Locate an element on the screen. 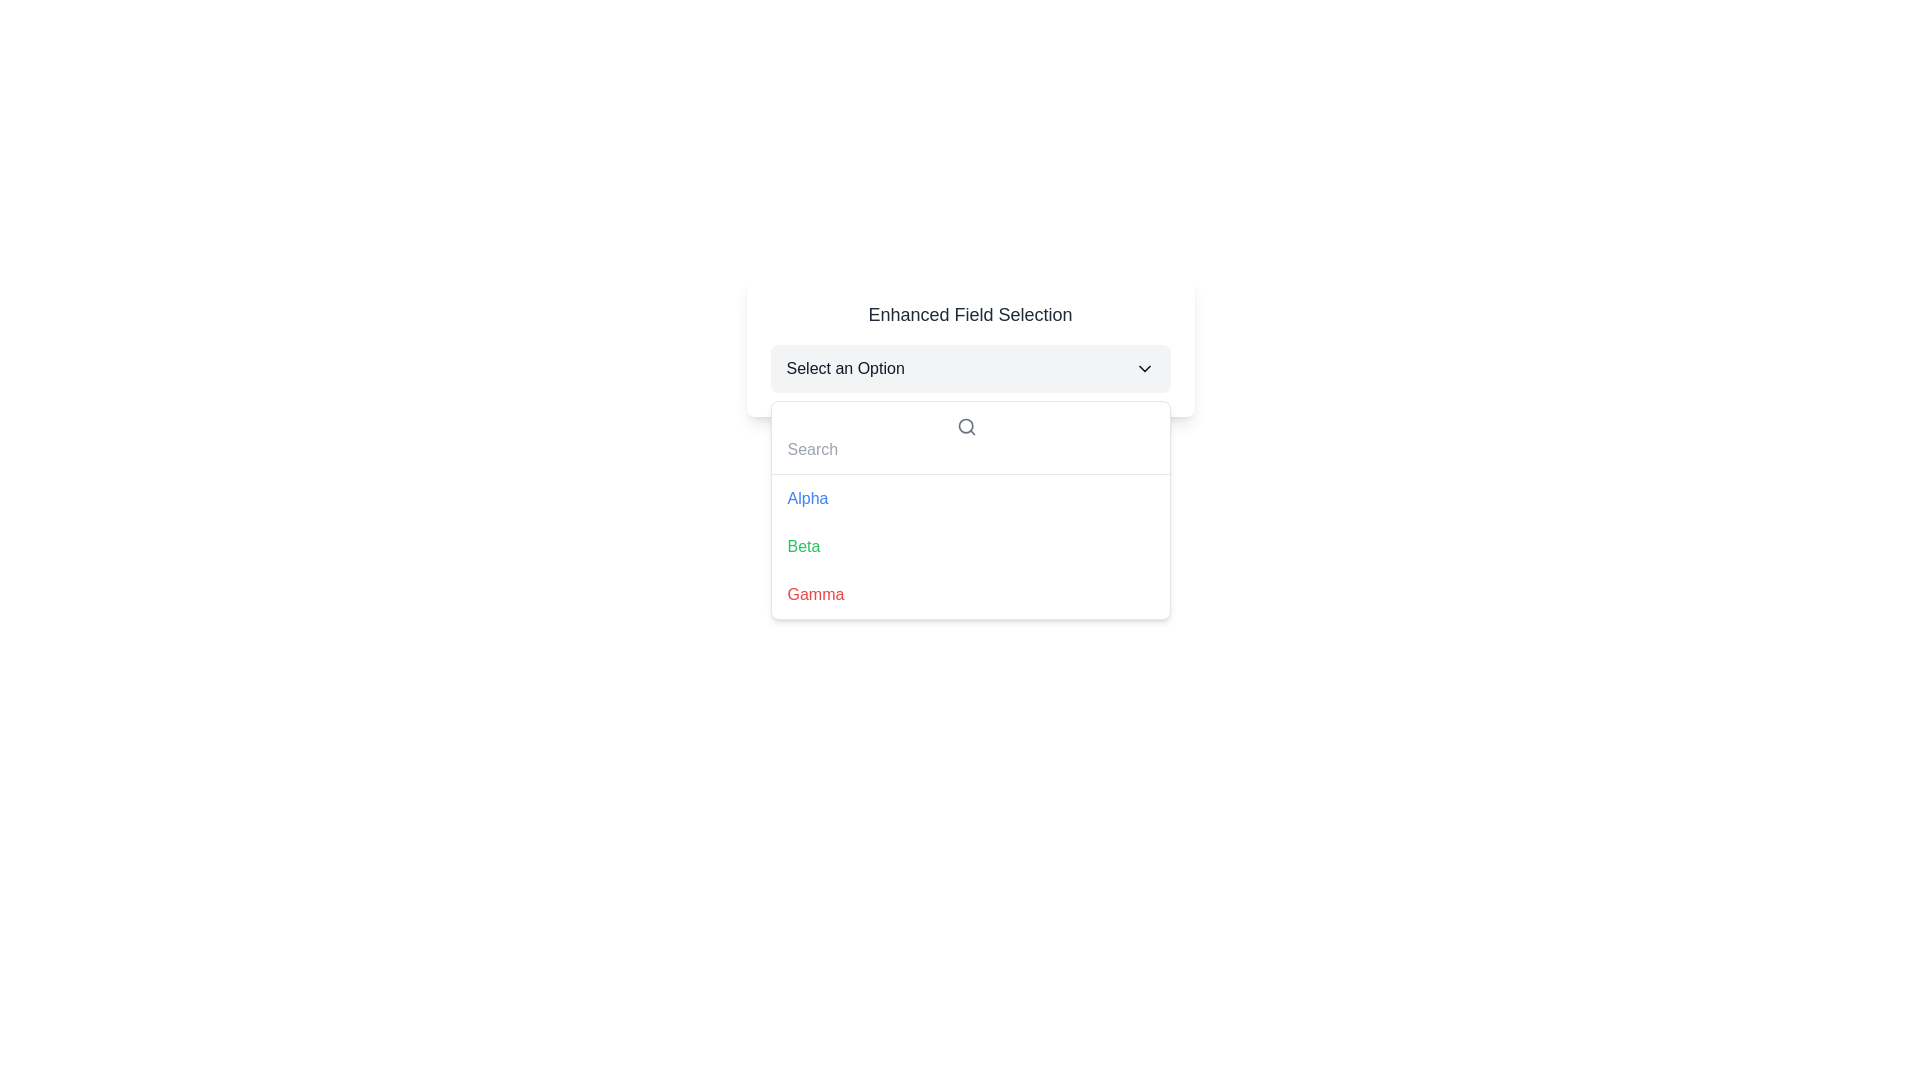 This screenshot has height=1080, width=1920. the menu option labeled 'Beta' is located at coordinates (970, 547).